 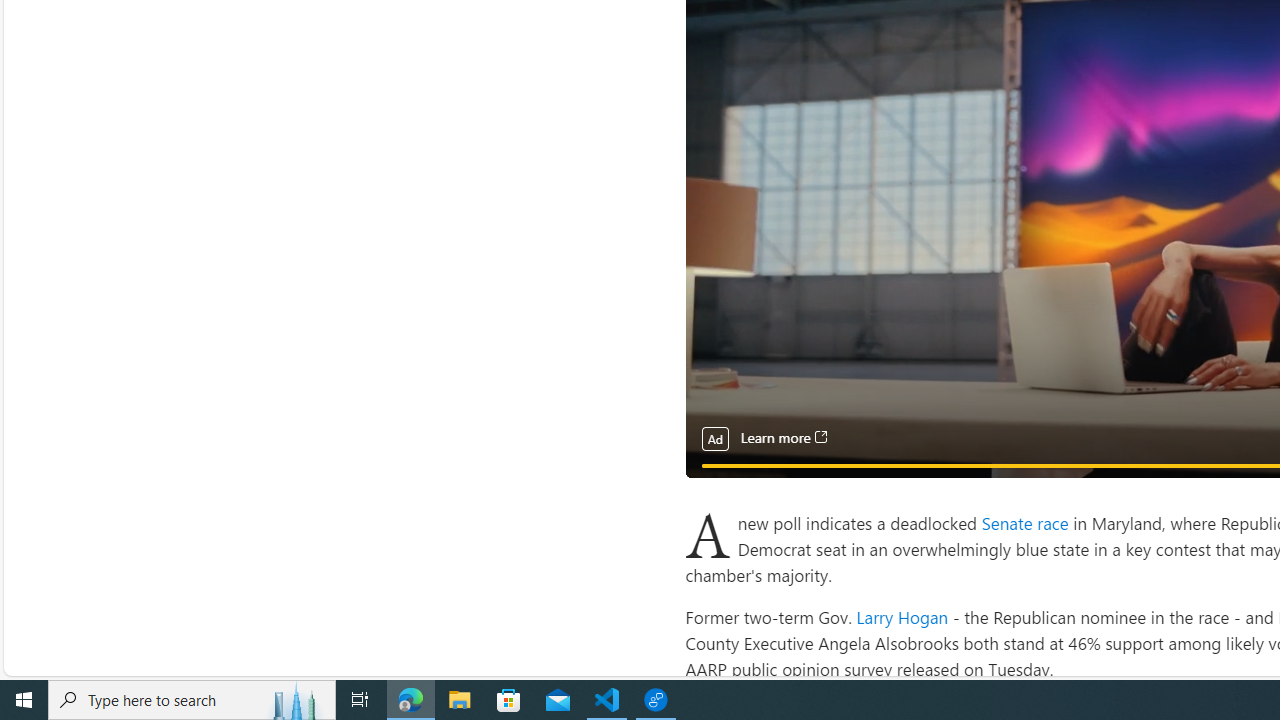 I want to click on 'Larry Hogan', so click(x=901, y=615).